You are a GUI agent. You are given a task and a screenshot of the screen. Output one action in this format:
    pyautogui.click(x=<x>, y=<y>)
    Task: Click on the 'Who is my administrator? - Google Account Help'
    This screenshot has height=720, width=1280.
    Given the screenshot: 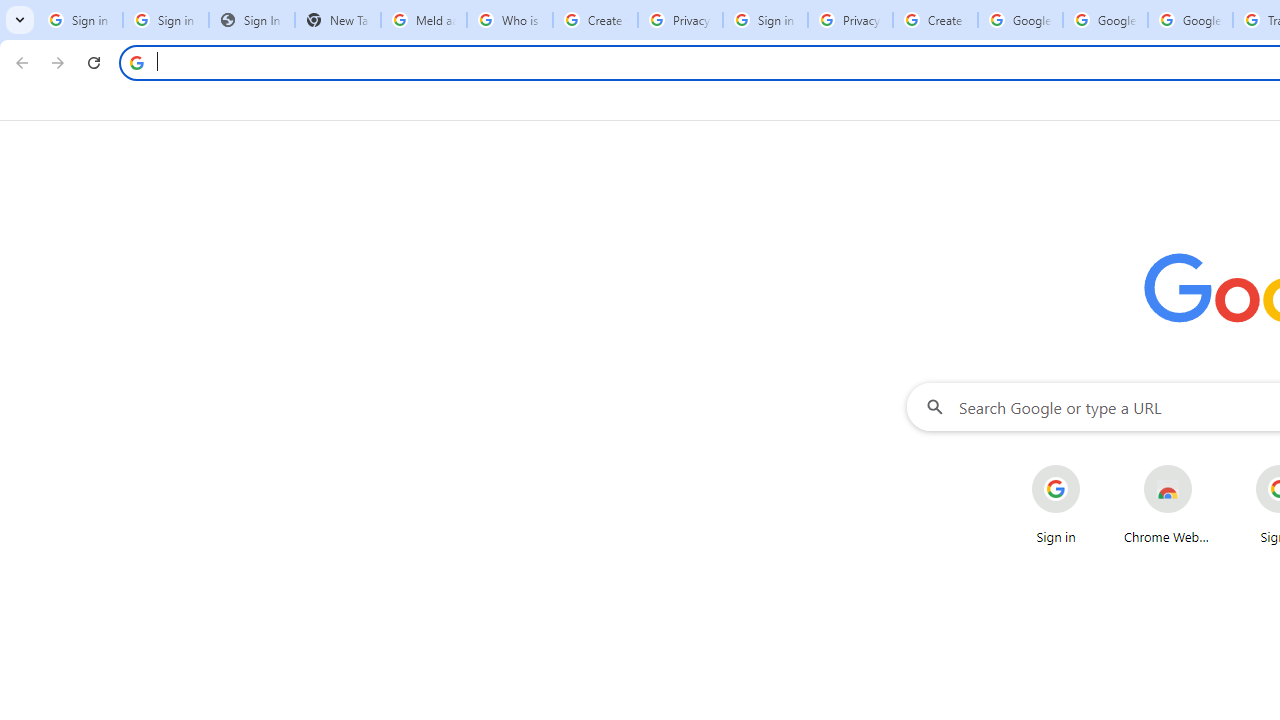 What is the action you would take?
    pyautogui.click(x=510, y=20)
    